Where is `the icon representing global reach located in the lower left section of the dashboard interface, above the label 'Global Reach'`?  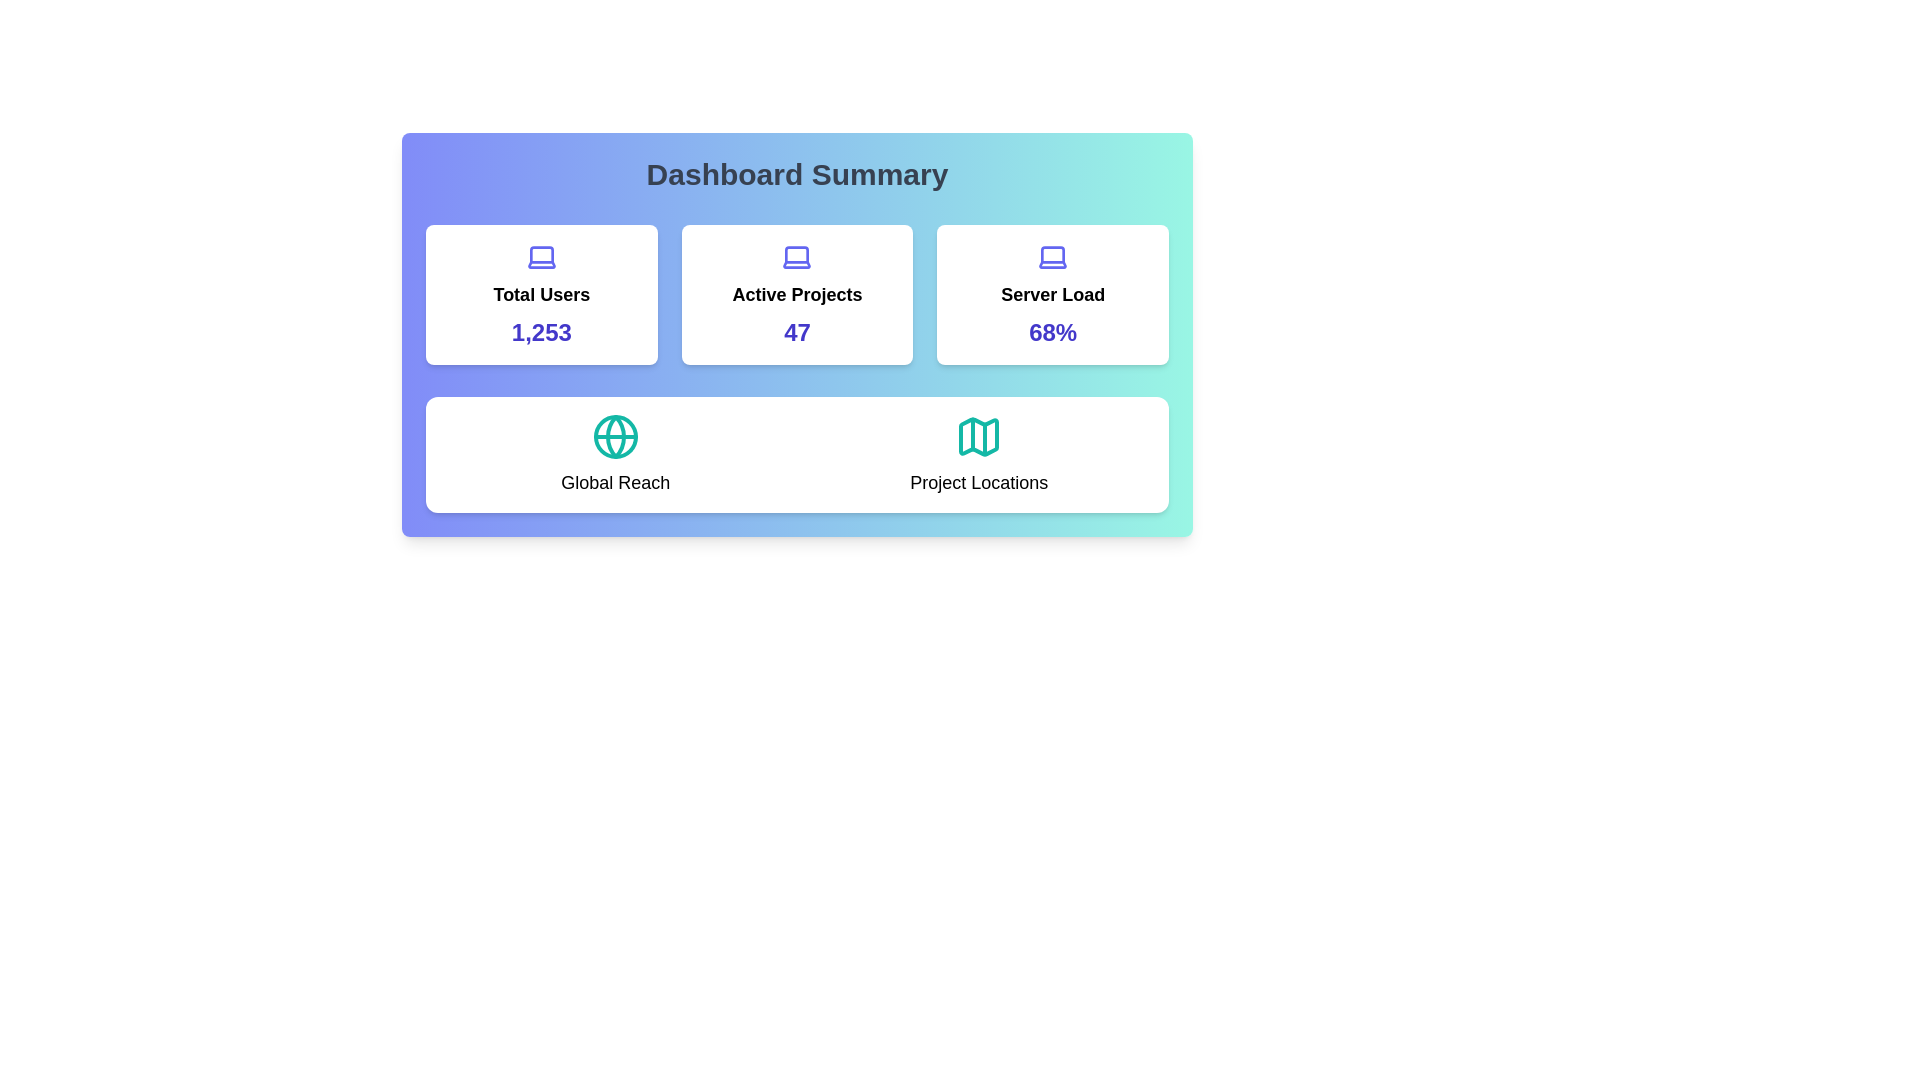 the icon representing global reach located in the lower left section of the dashboard interface, above the label 'Global Reach' is located at coordinates (614, 435).